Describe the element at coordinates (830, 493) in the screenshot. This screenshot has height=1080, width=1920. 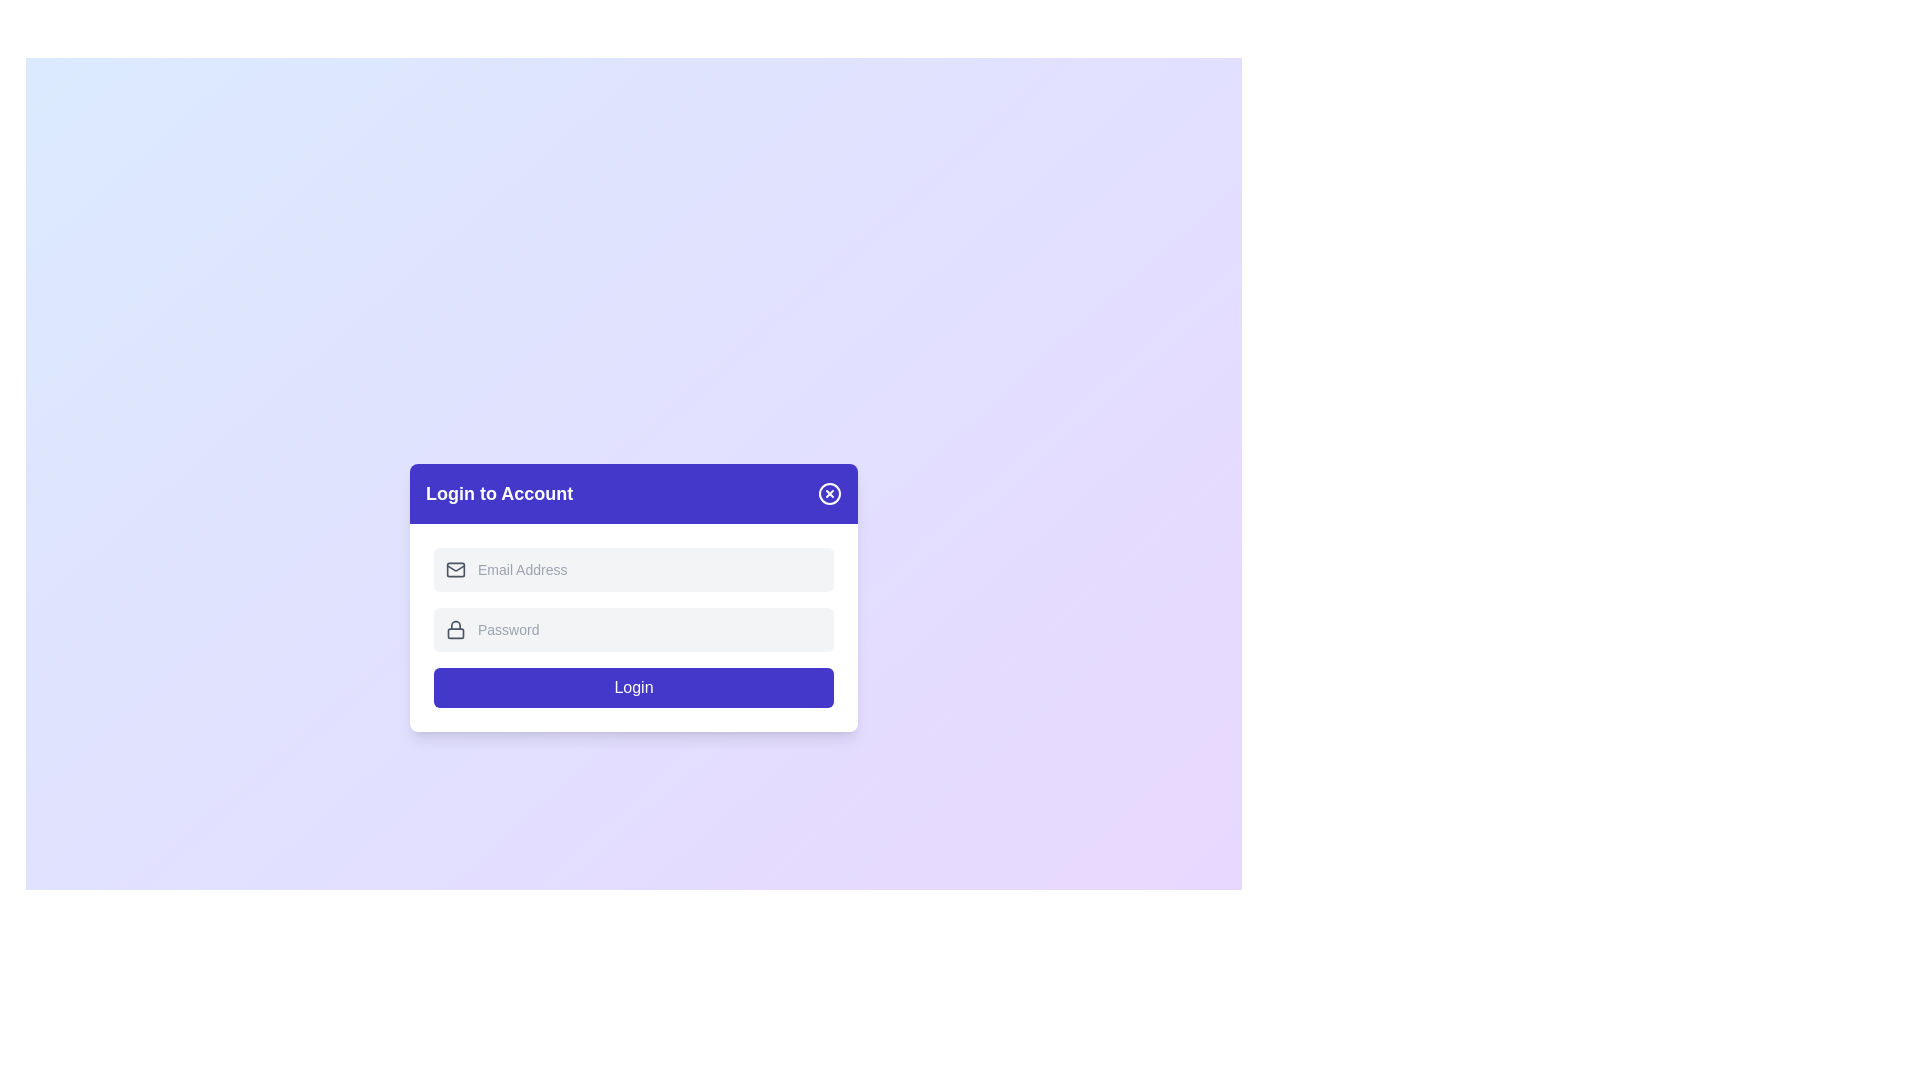
I see `the close button of the dialog` at that location.